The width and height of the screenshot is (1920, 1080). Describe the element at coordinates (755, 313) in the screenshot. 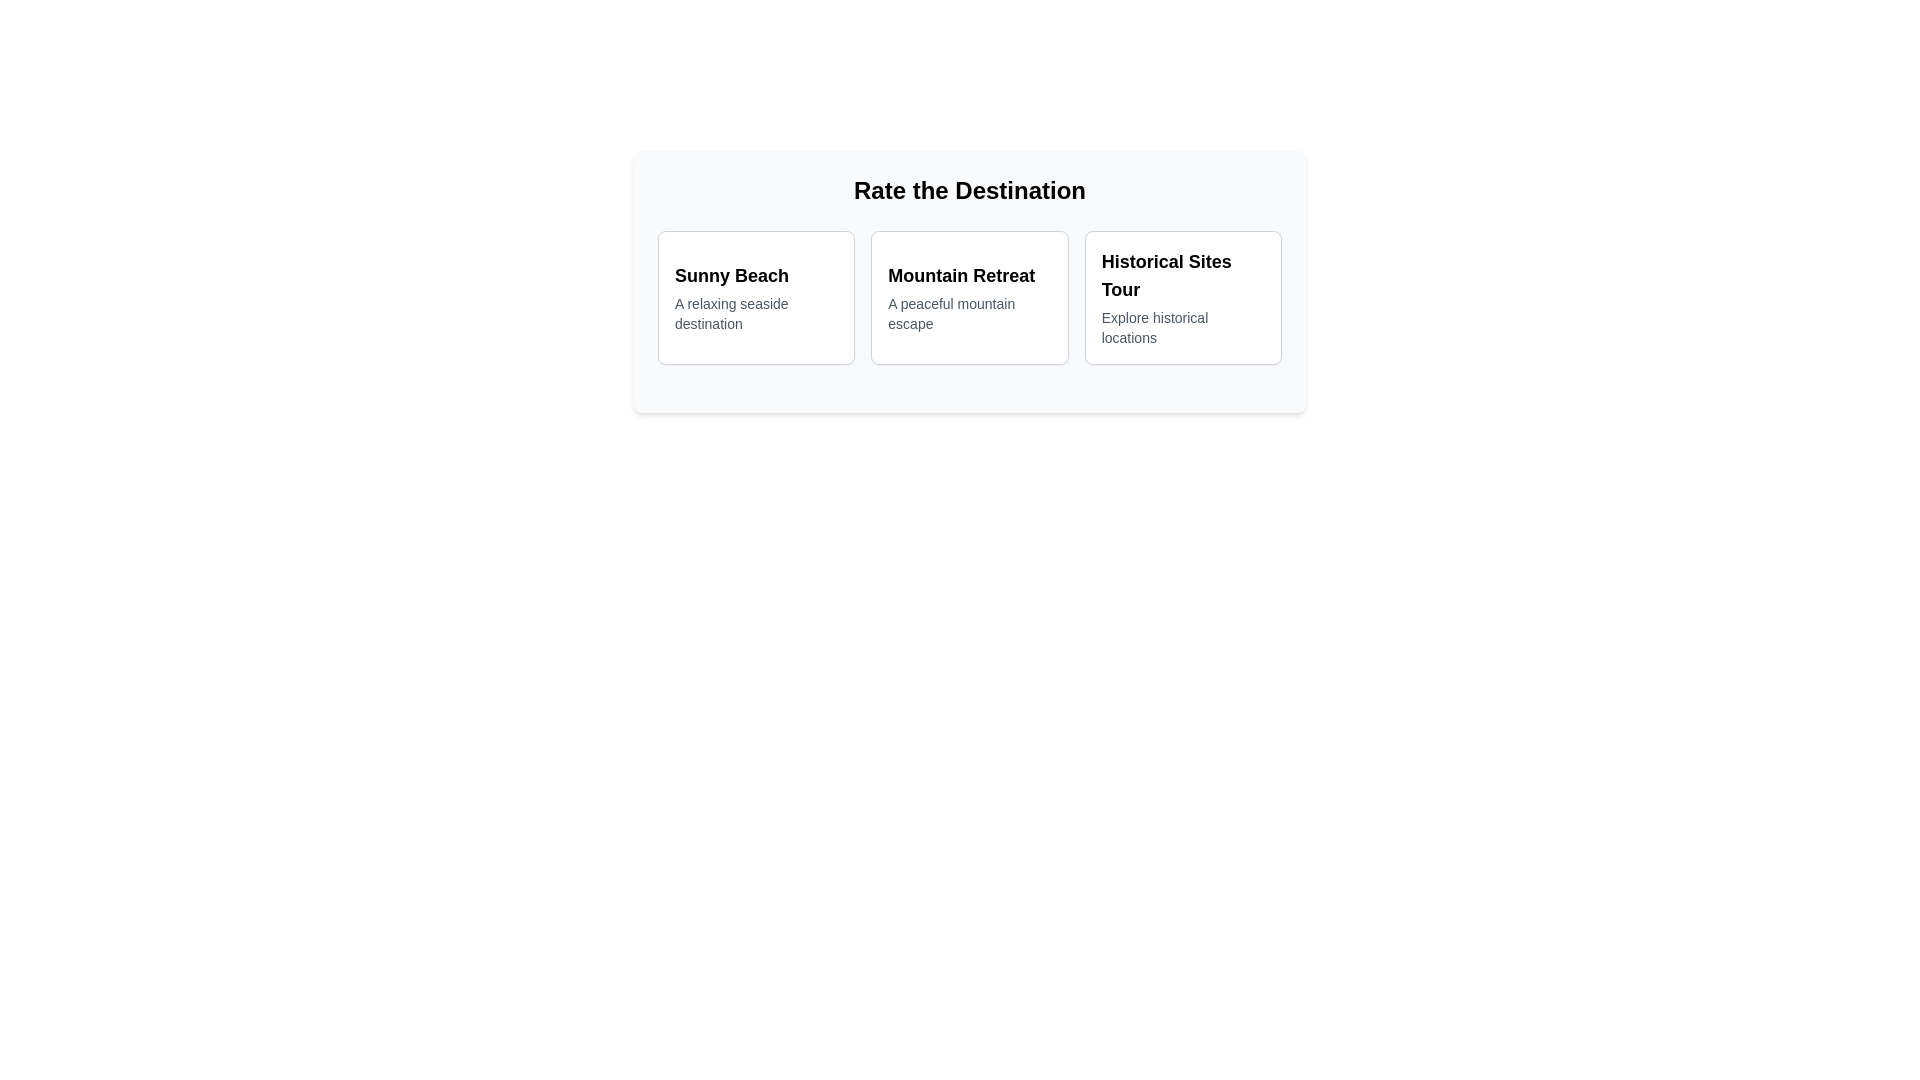

I see `the descriptive text label located under the bold title 'Sunny Beach', which is positioned in the leftmost of three horizontally aligned options` at that location.